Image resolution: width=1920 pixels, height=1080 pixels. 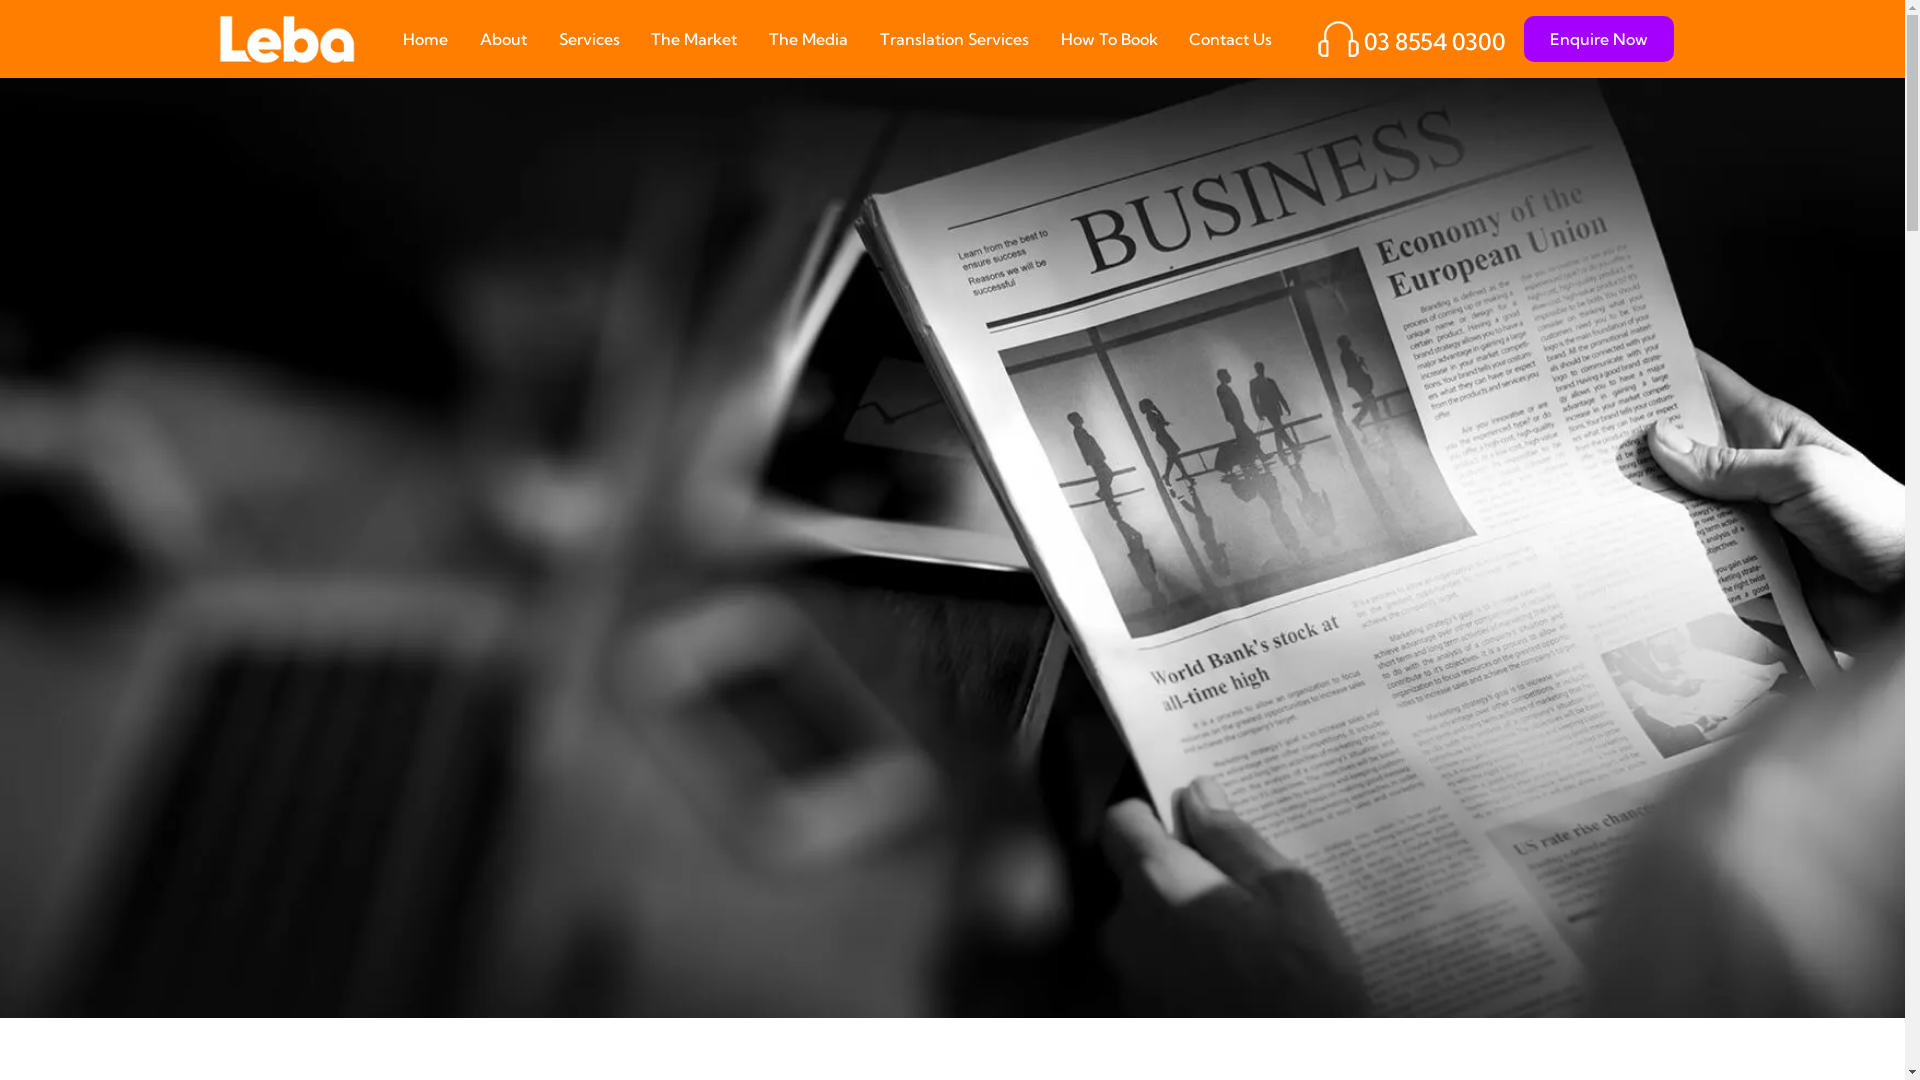 I want to click on 'Services', so click(x=545, y=38).